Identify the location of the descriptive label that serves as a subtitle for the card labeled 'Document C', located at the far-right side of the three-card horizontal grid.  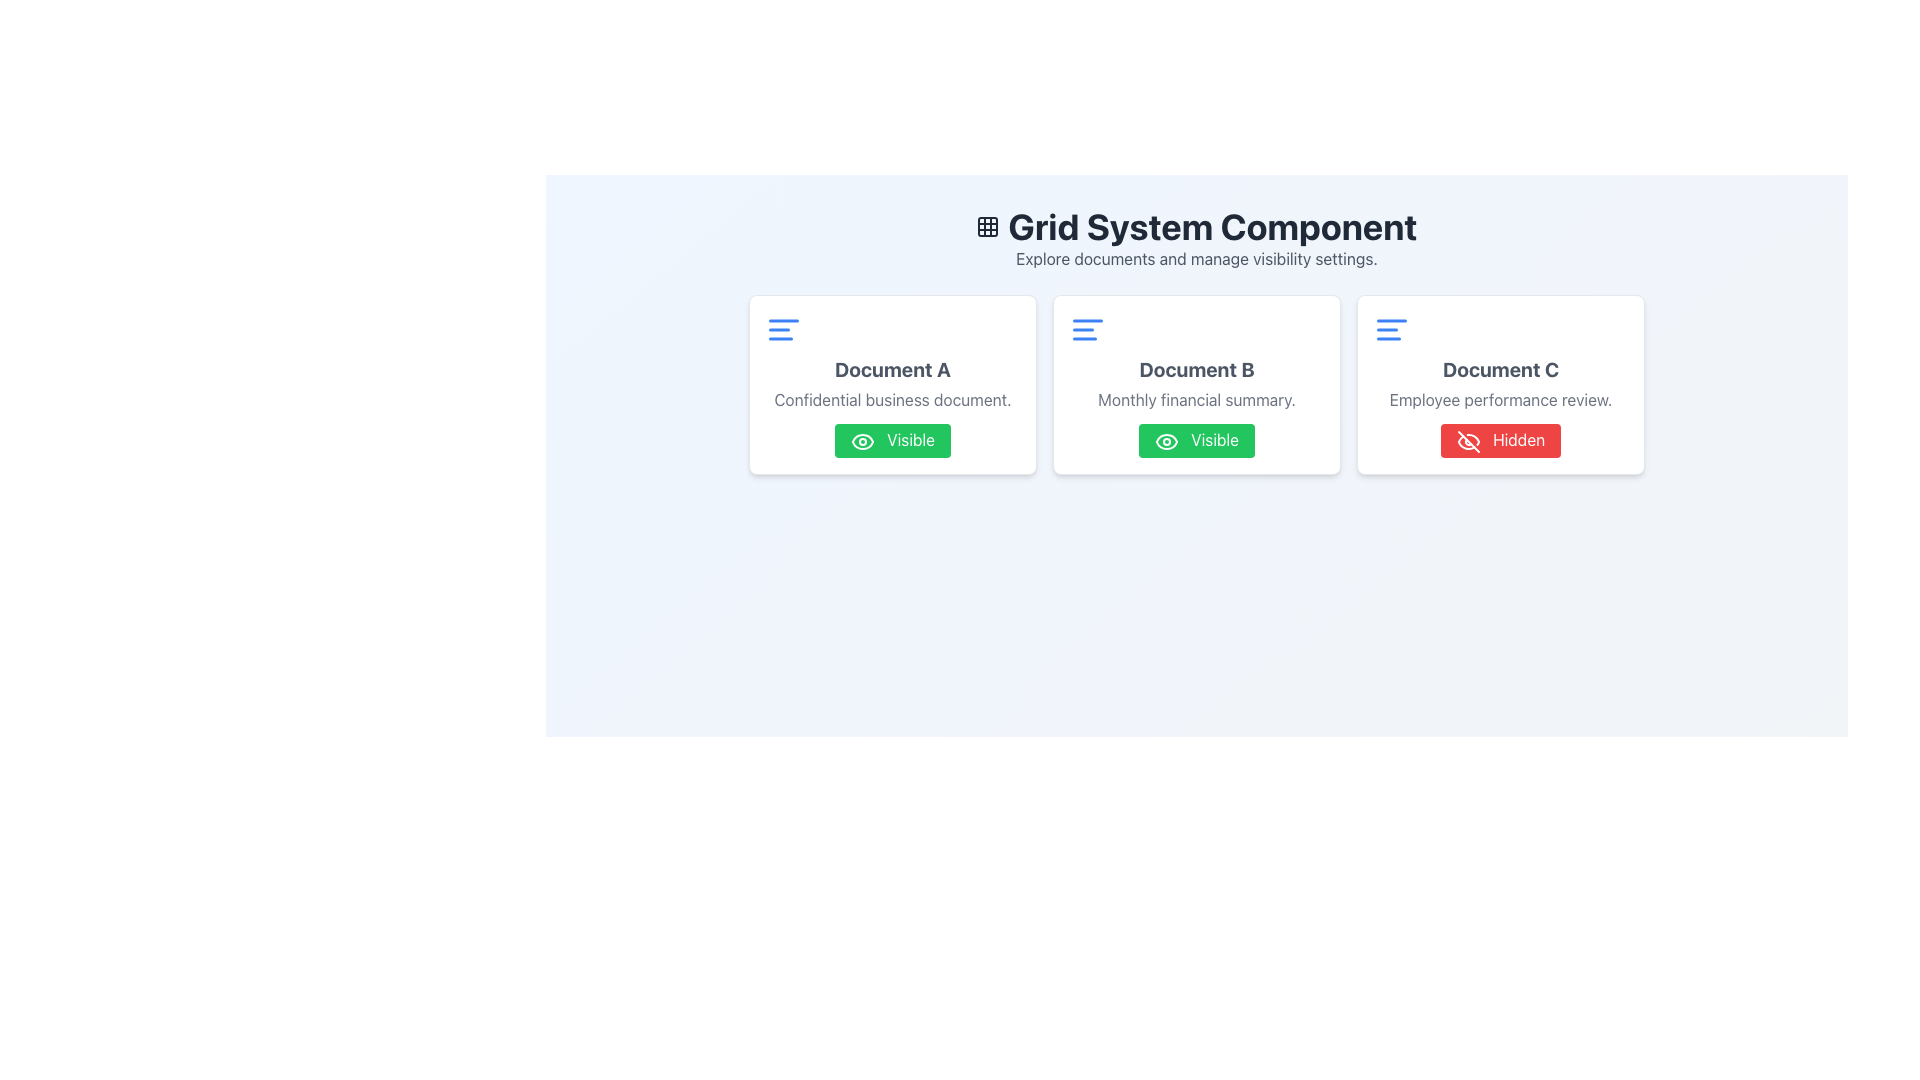
(1501, 400).